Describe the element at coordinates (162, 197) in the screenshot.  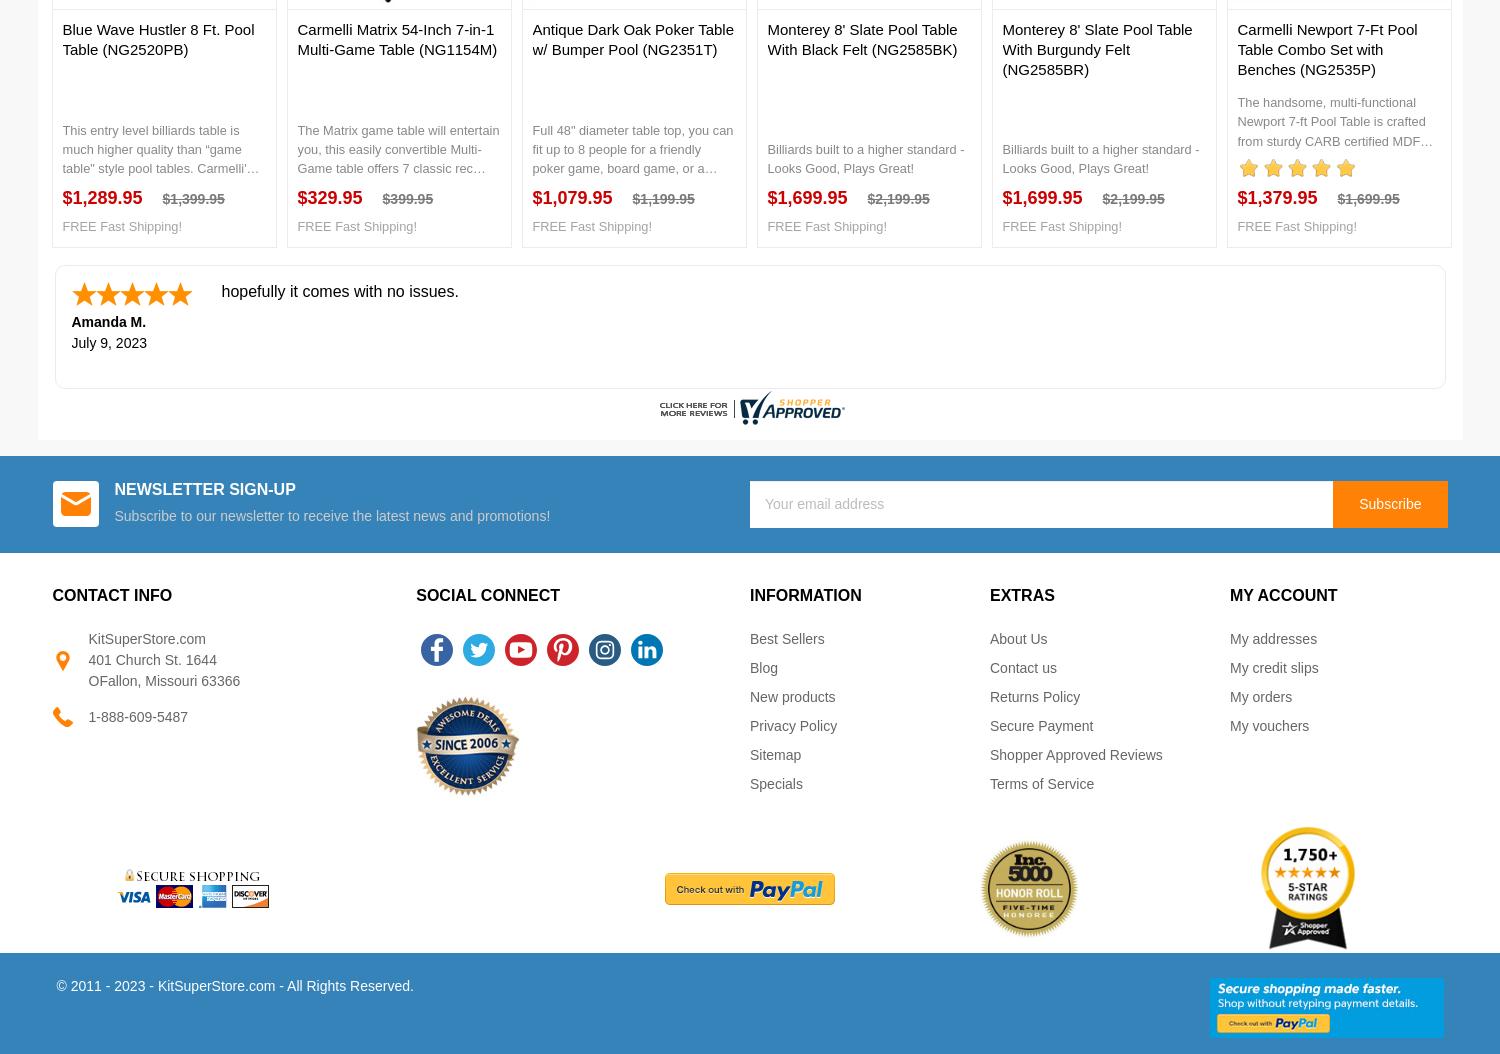
I see `'$1,399.95'` at that location.